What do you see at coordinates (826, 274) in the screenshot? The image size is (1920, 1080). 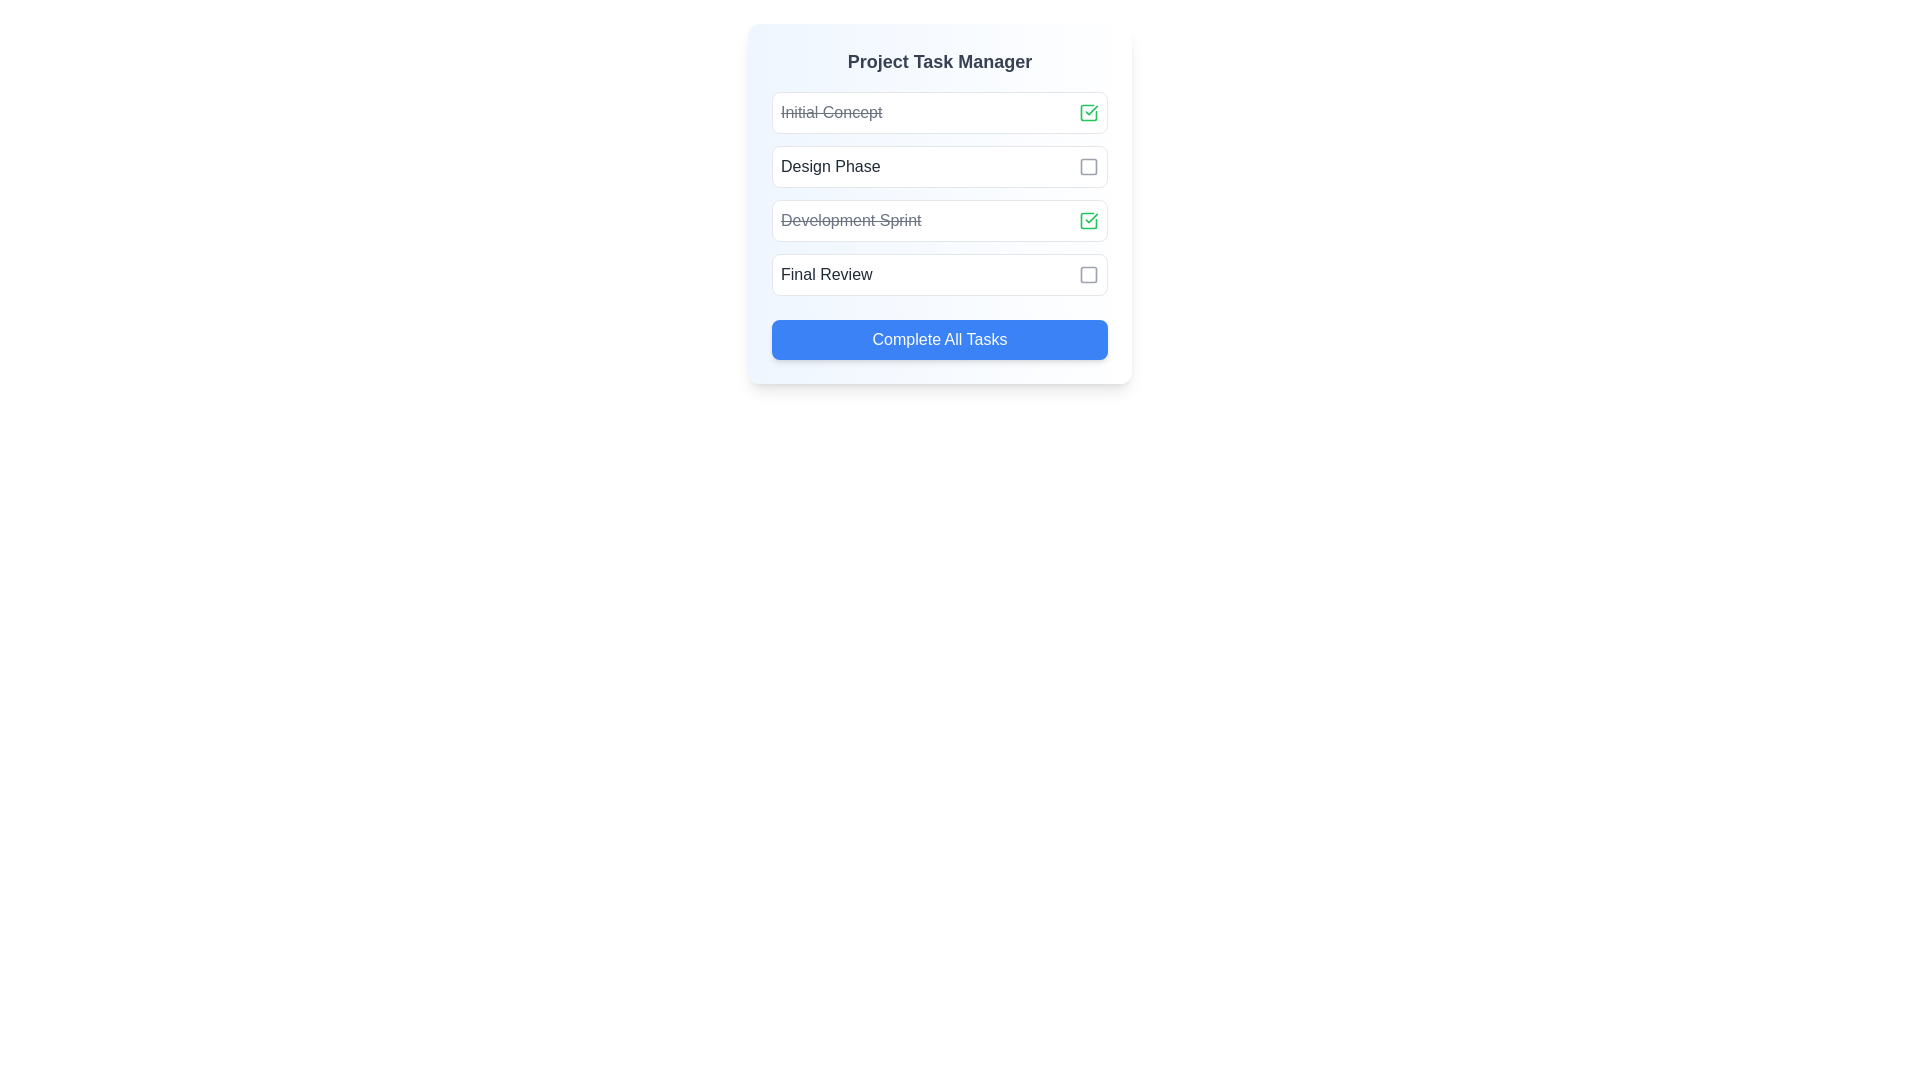 I see `the 'Final Review' text label in the checklist interface, which is centered in the third item of the task list` at bounding box center [826, 274].